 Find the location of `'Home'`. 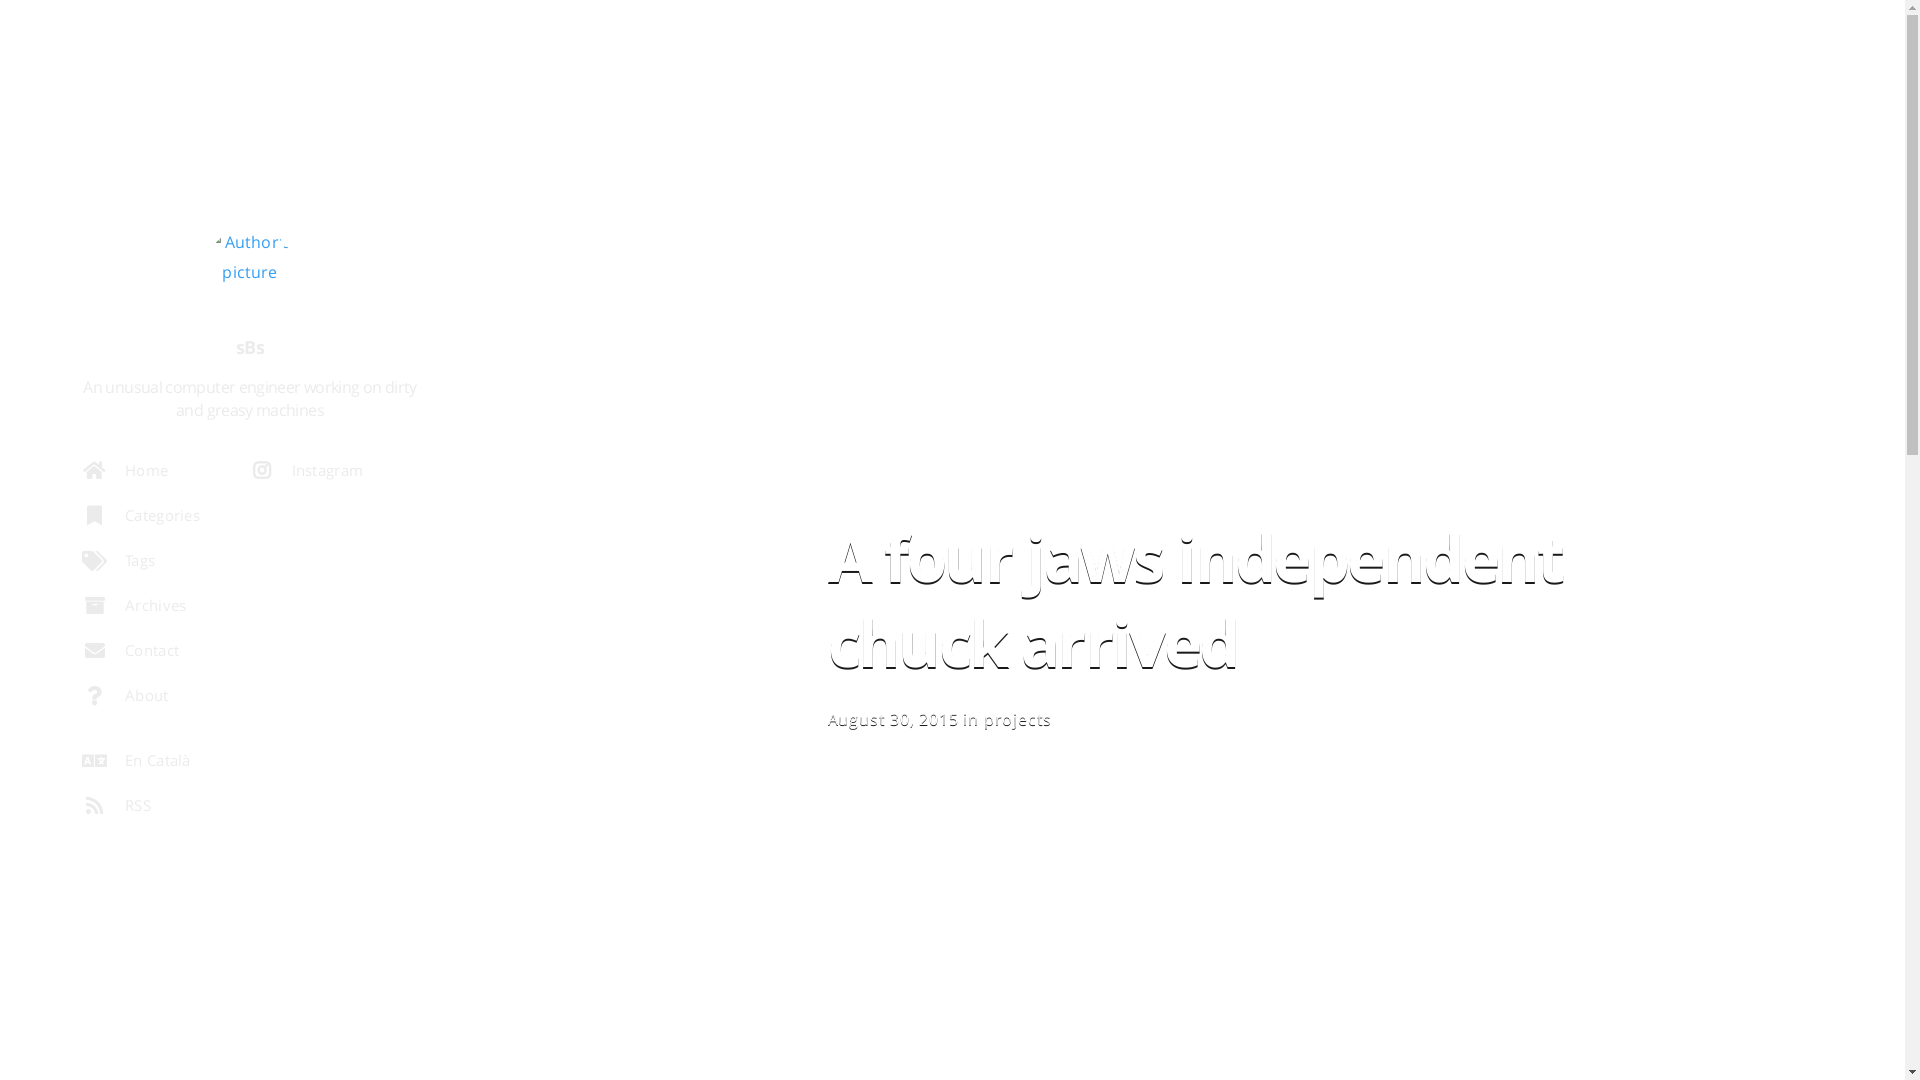

'Home' is located at coordinates (152, 475).